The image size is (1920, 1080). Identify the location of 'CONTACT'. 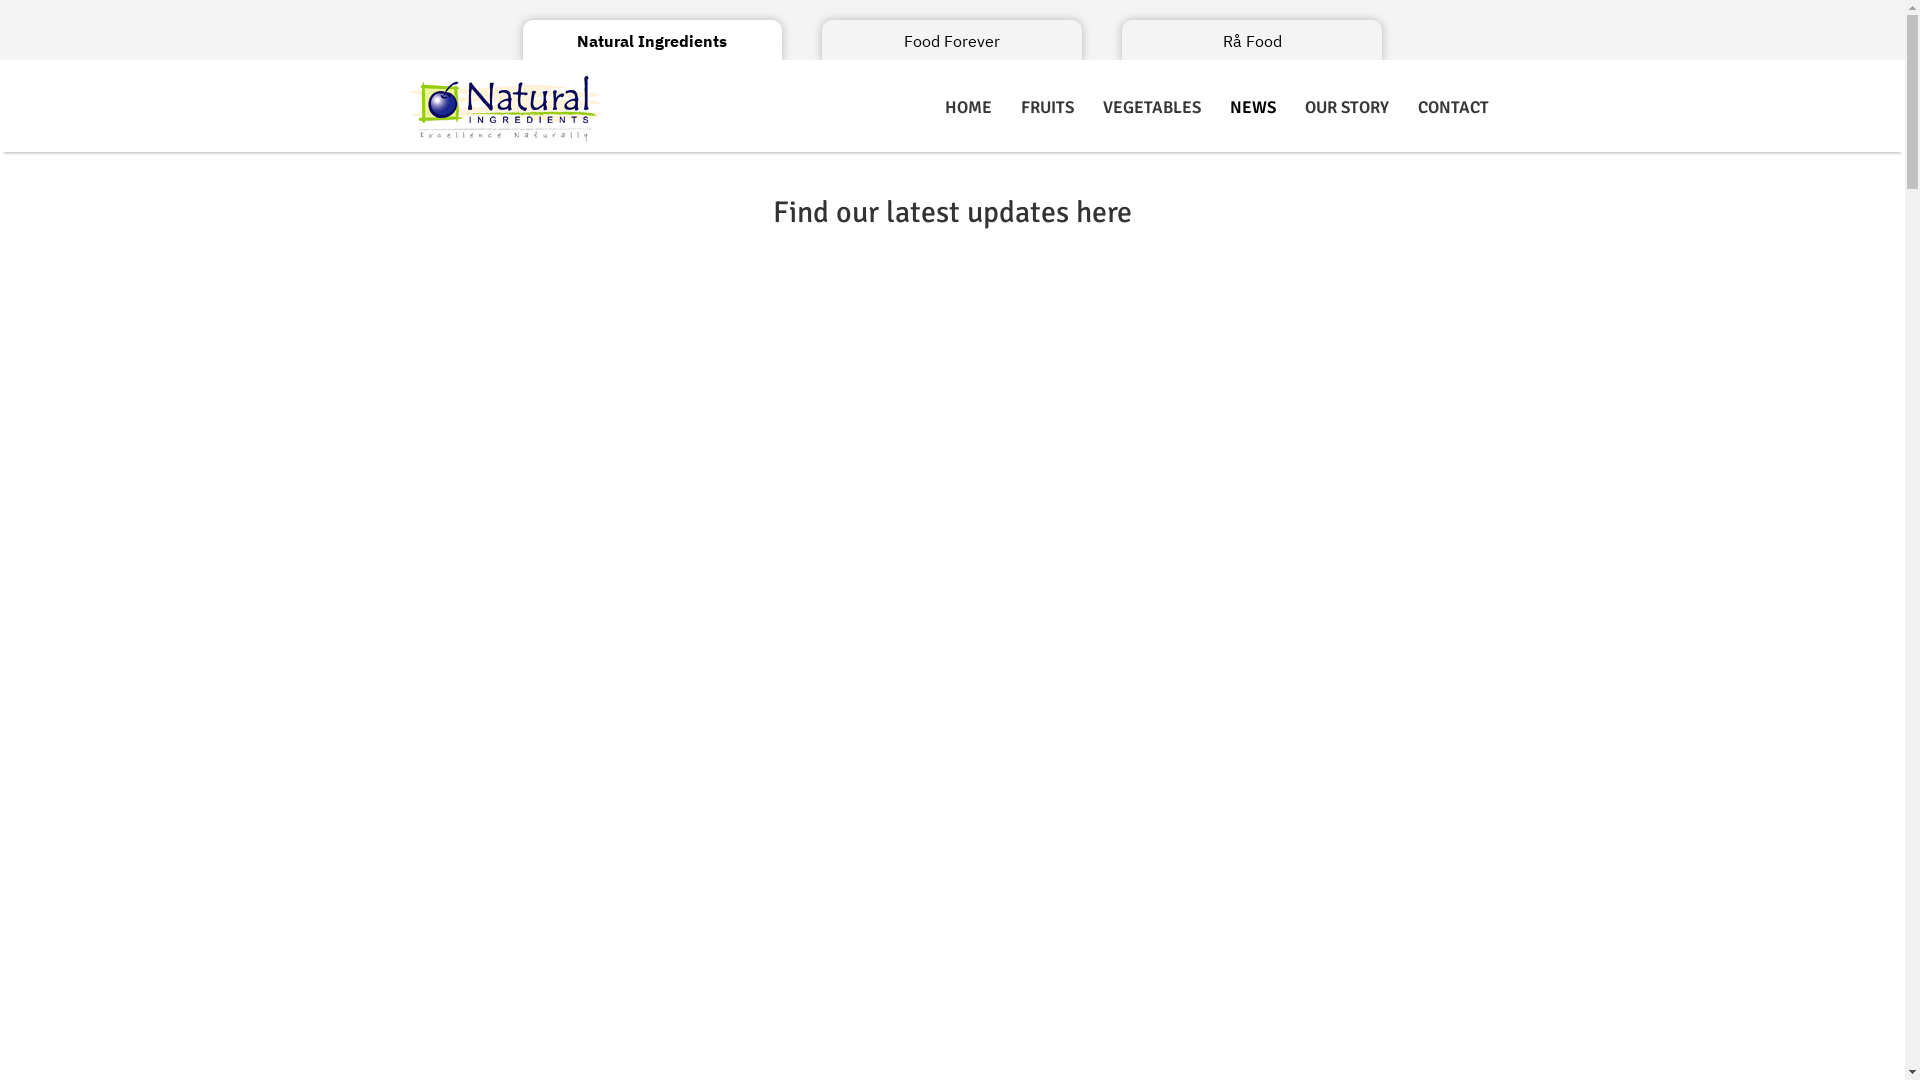
(1453, 108).